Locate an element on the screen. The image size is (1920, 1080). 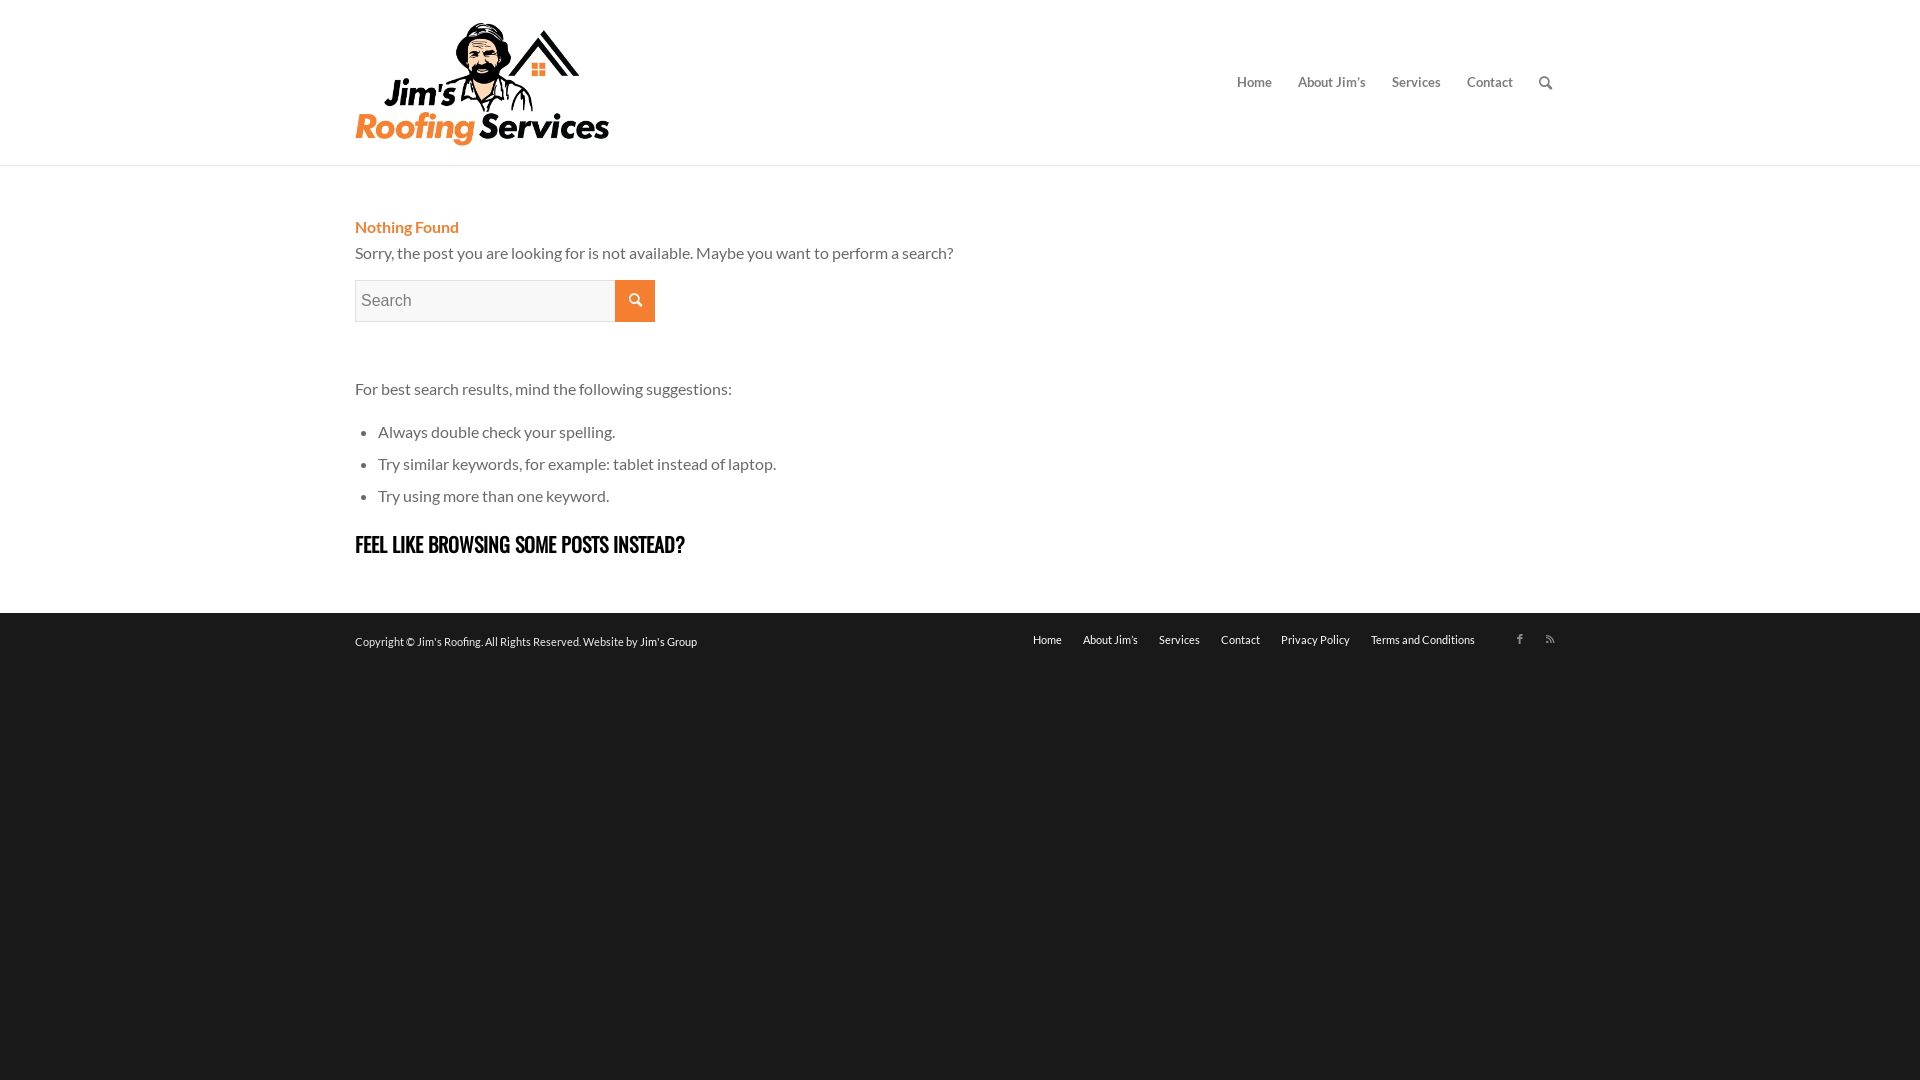
'jimsroofinglogo-1-web' is located at coordinates (483, 81).